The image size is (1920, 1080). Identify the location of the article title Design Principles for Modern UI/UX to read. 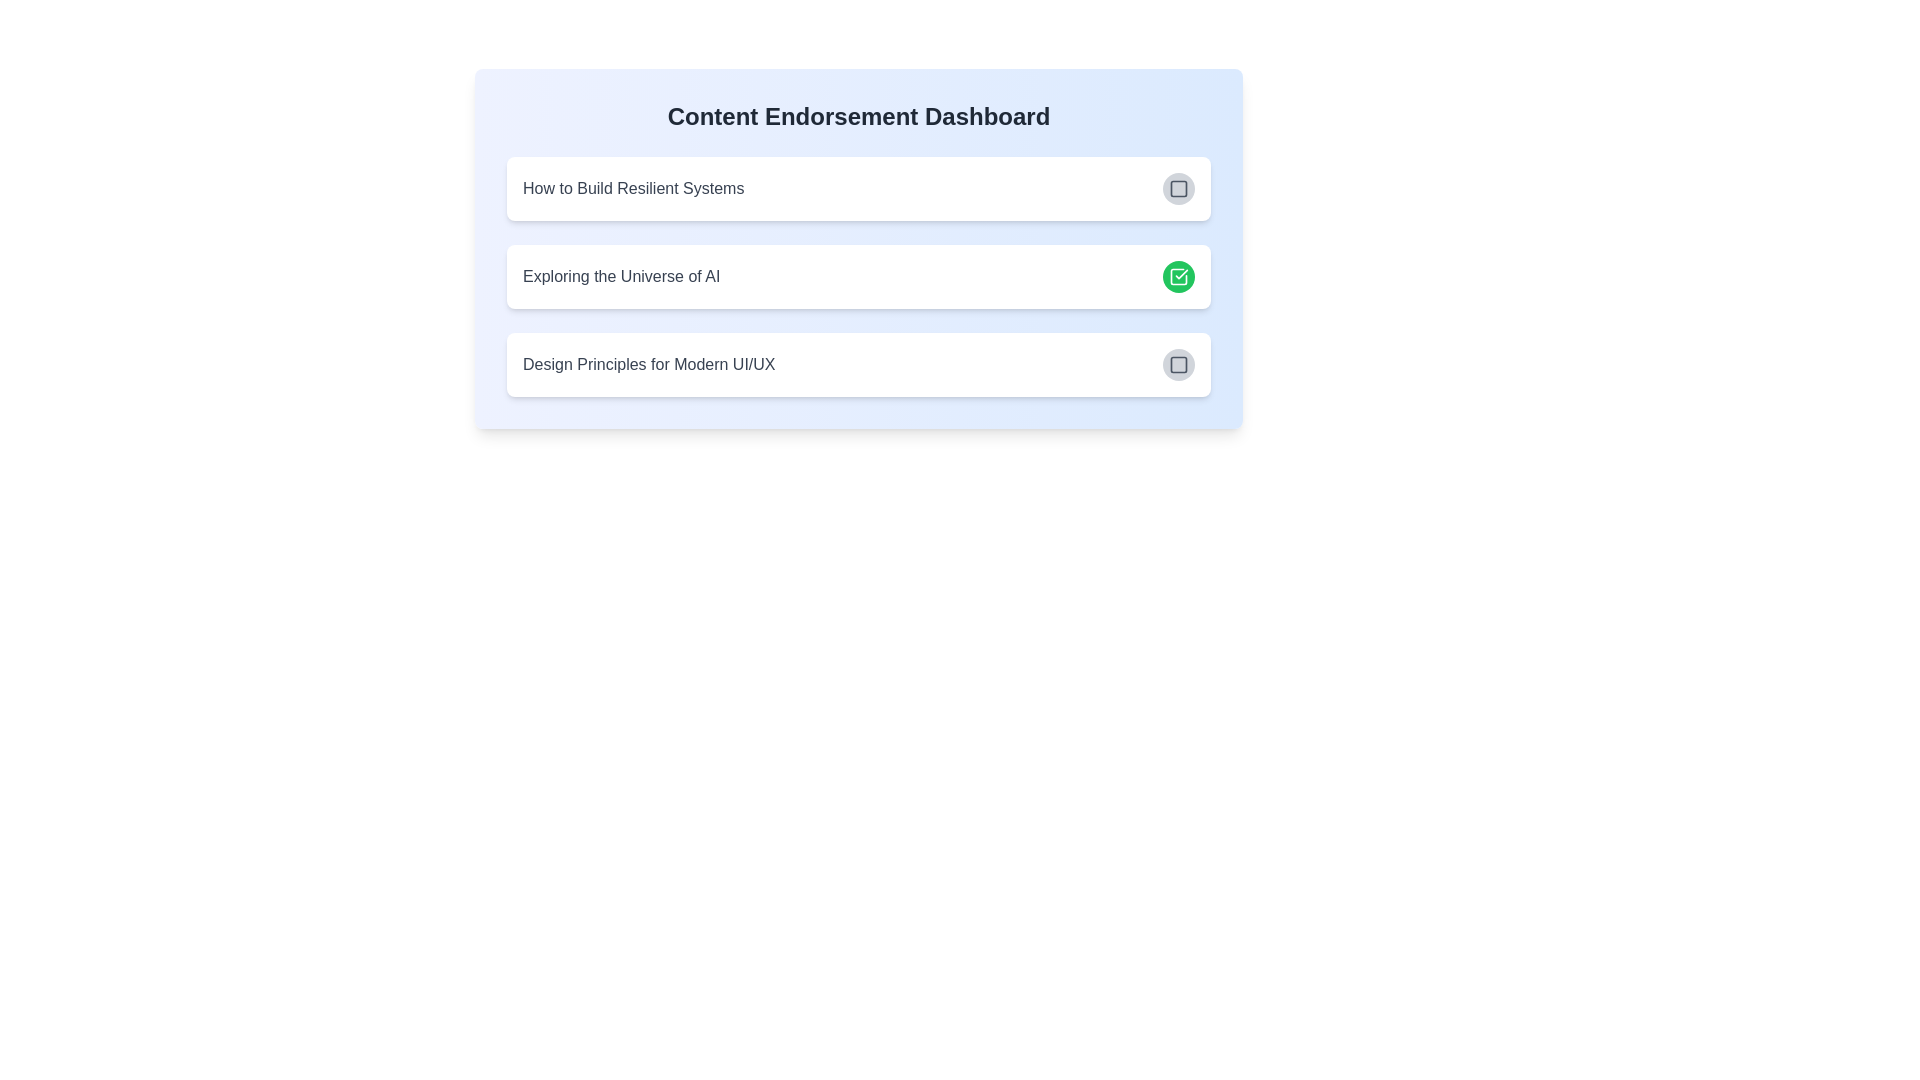
(648, 365).